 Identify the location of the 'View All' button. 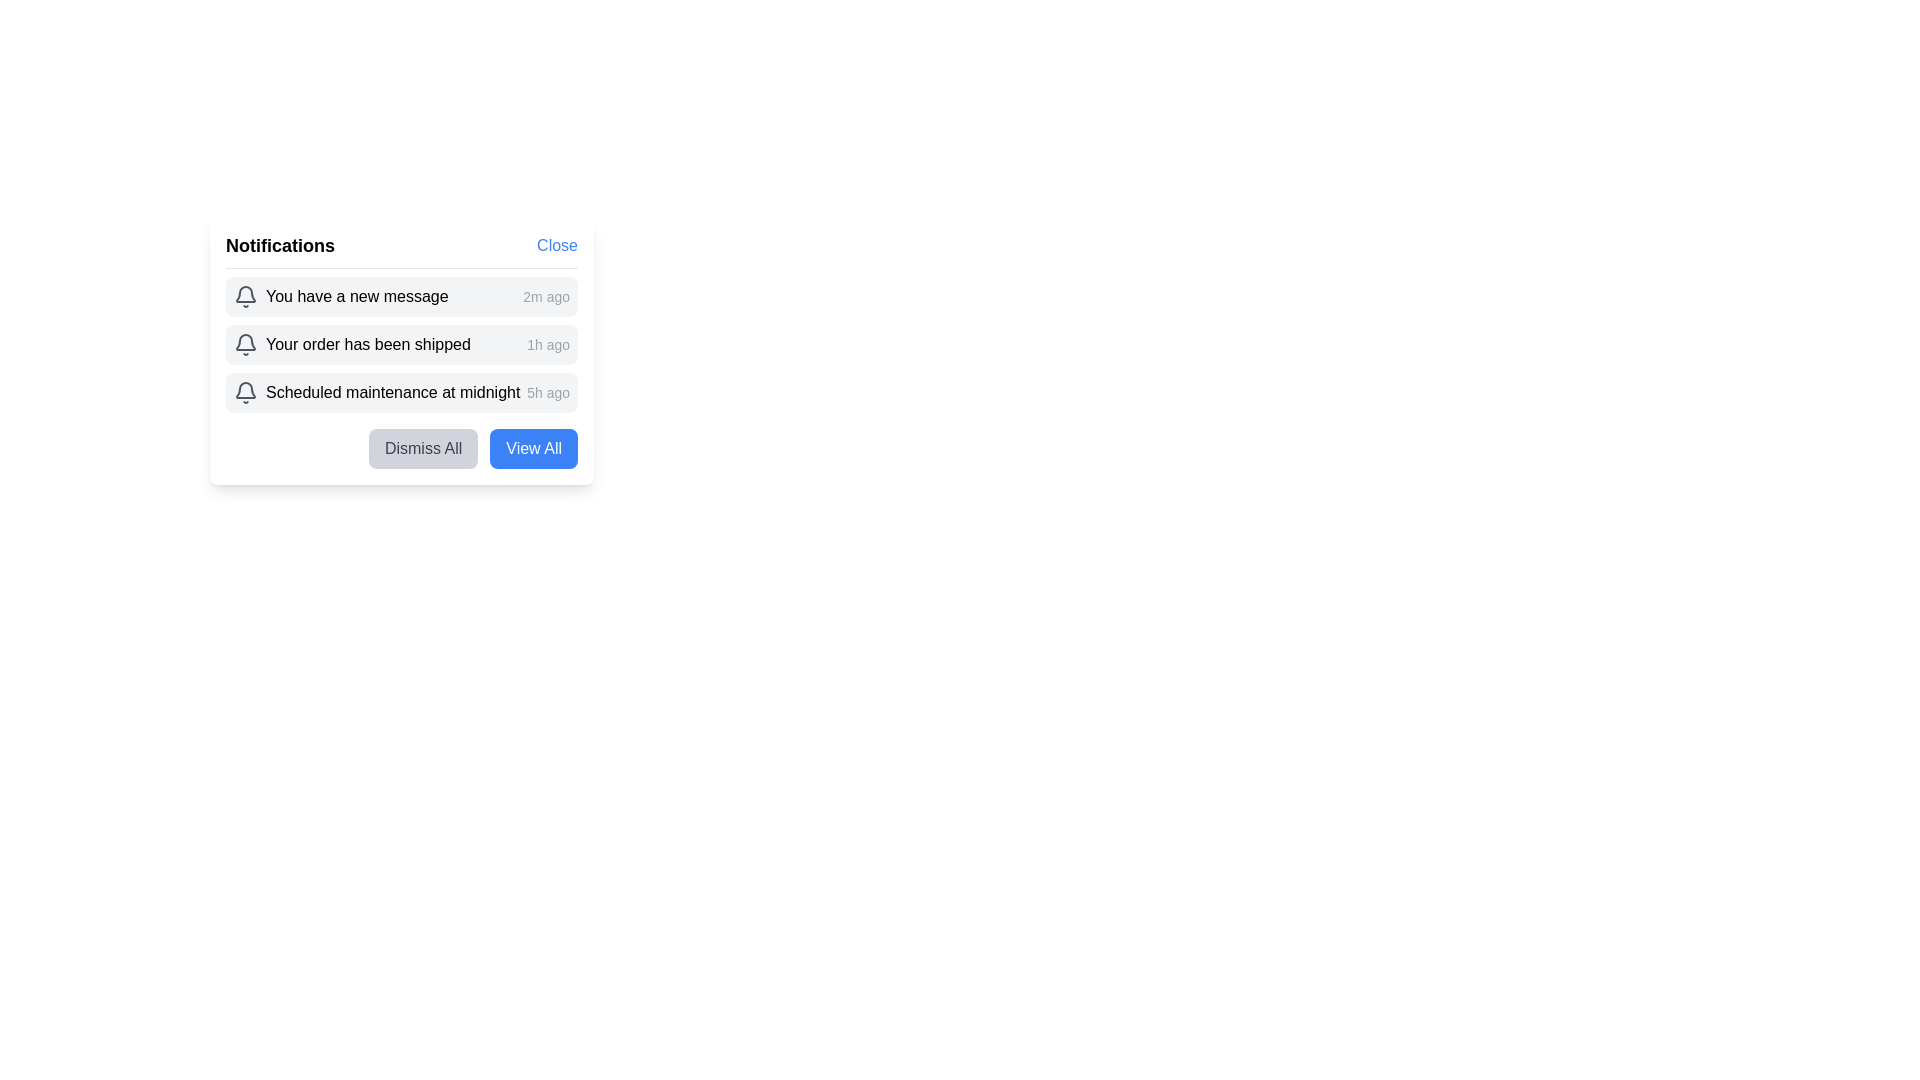
(534, 447).